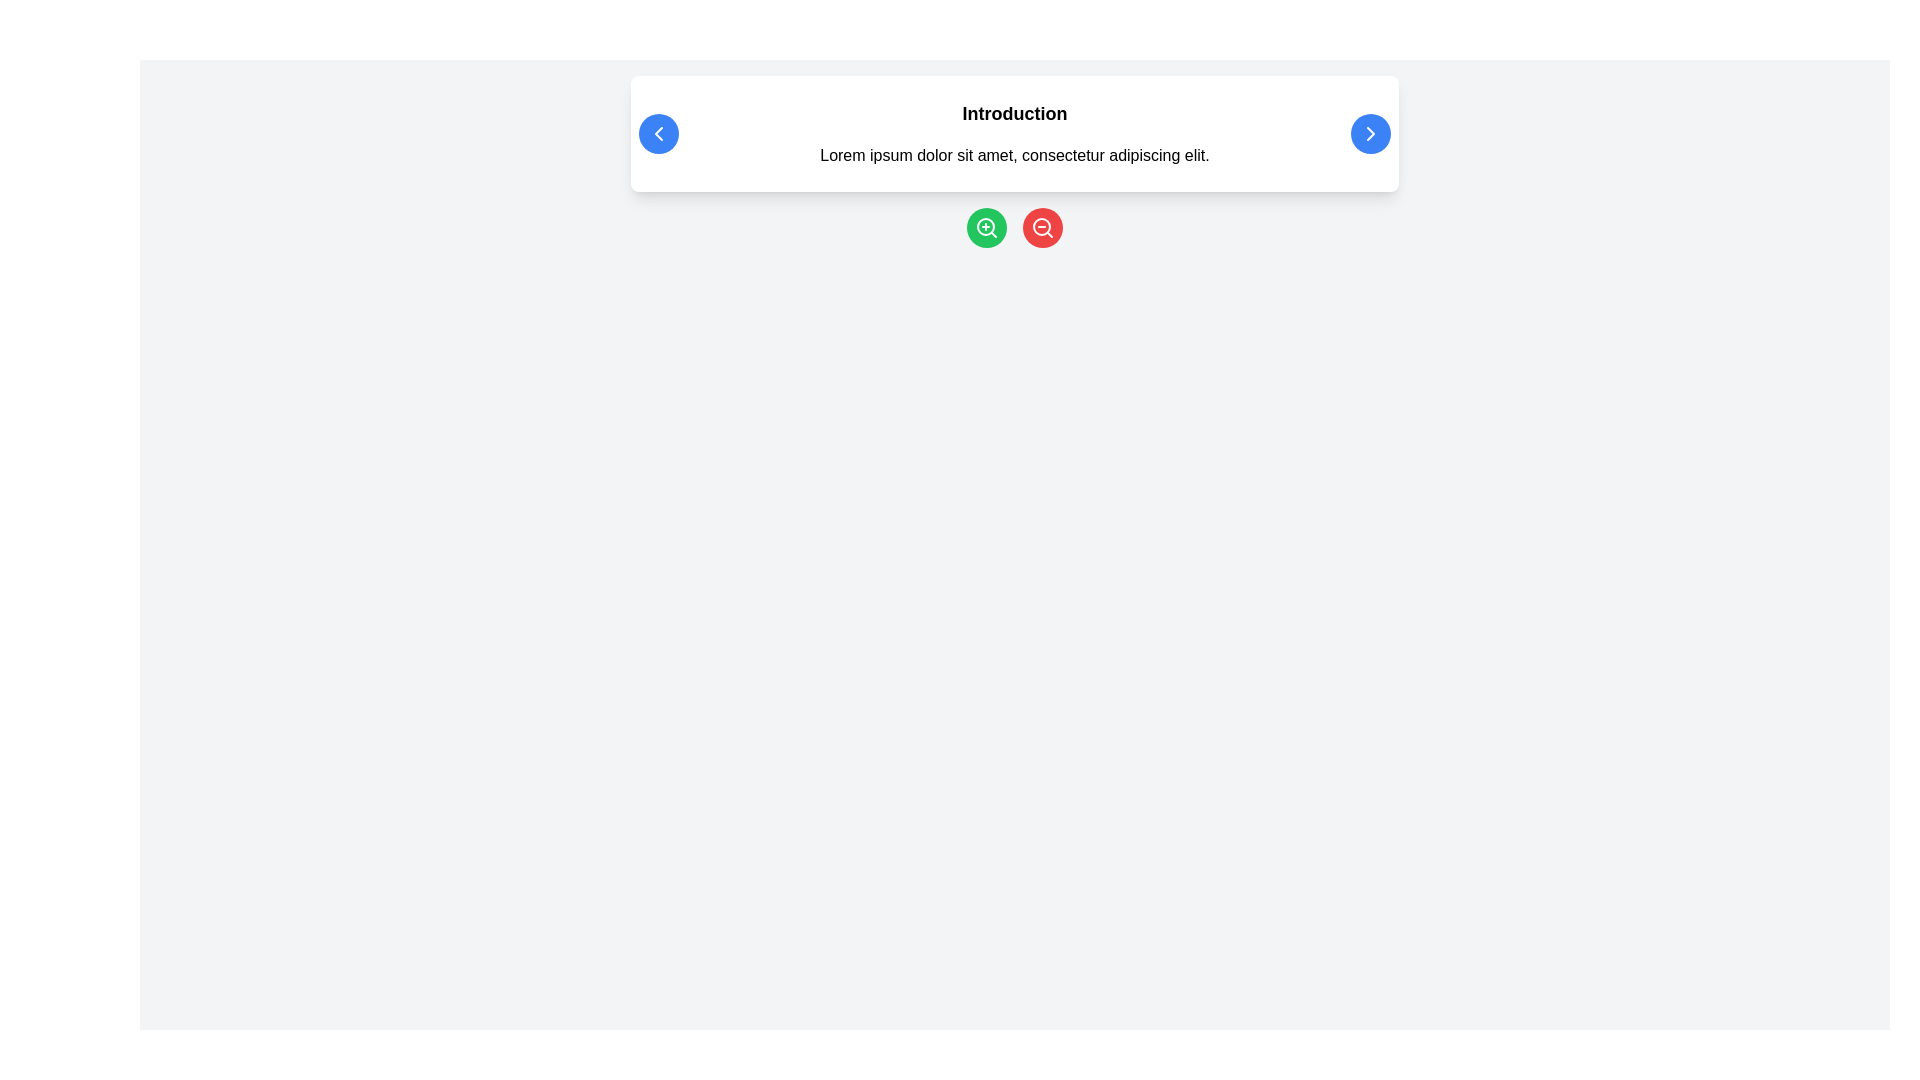 The width and height of the screenshot is (1920, 1080). Describe the element at coordinates (658, 134) in the screenshot. I see `the left-pointing chevron icon within the circular blue button` at that location.